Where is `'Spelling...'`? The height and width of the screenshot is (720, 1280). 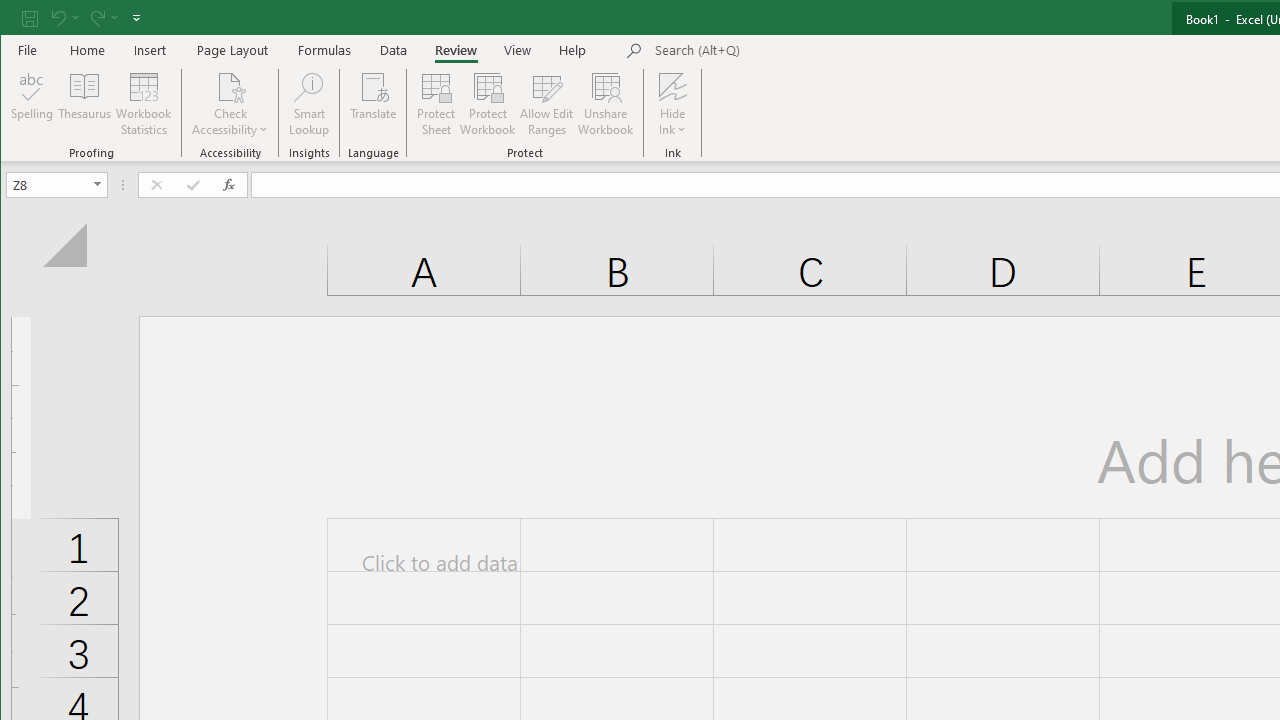 'Spelling...' is located at coordinates (32, 104).